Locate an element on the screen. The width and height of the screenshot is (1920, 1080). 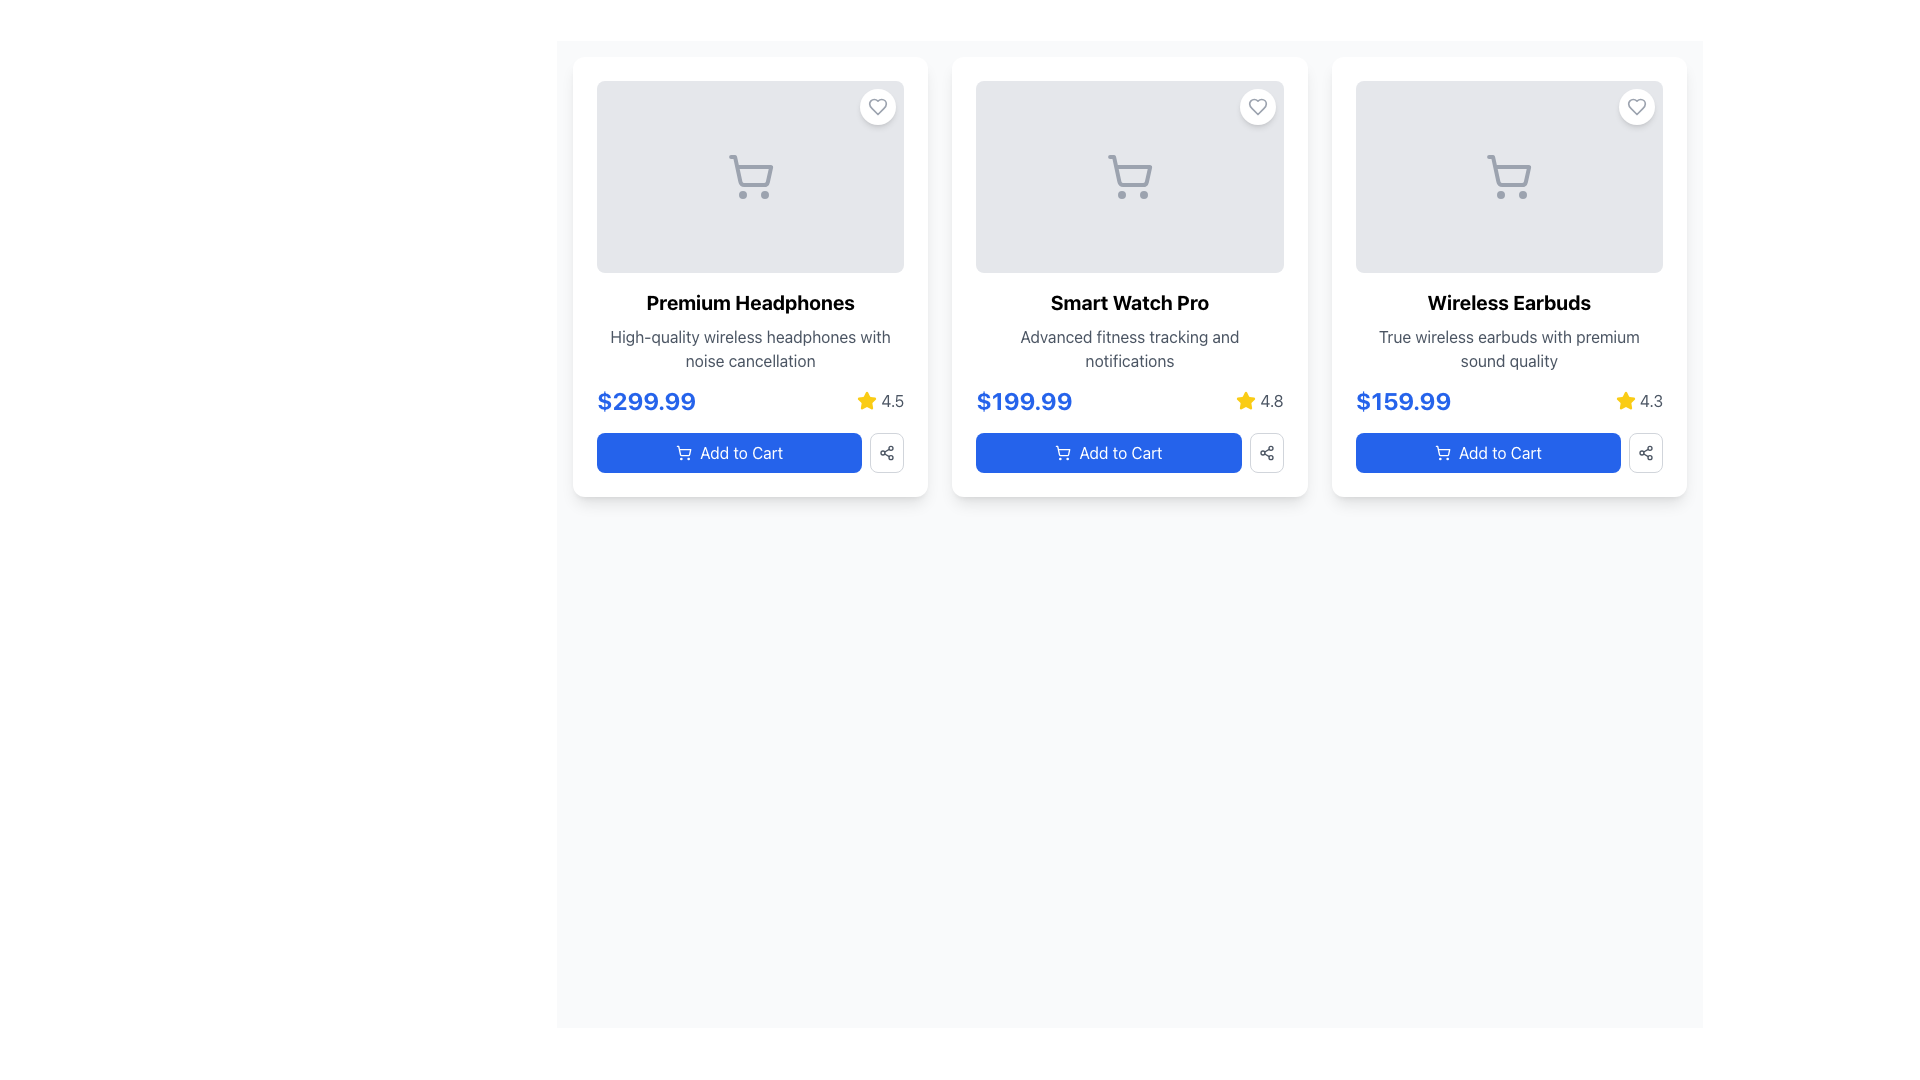
the icon located within the left part of the blue 'Add to Cart' button beneath the 'Premium Headphones' product card is located at coordinates (684, 452).